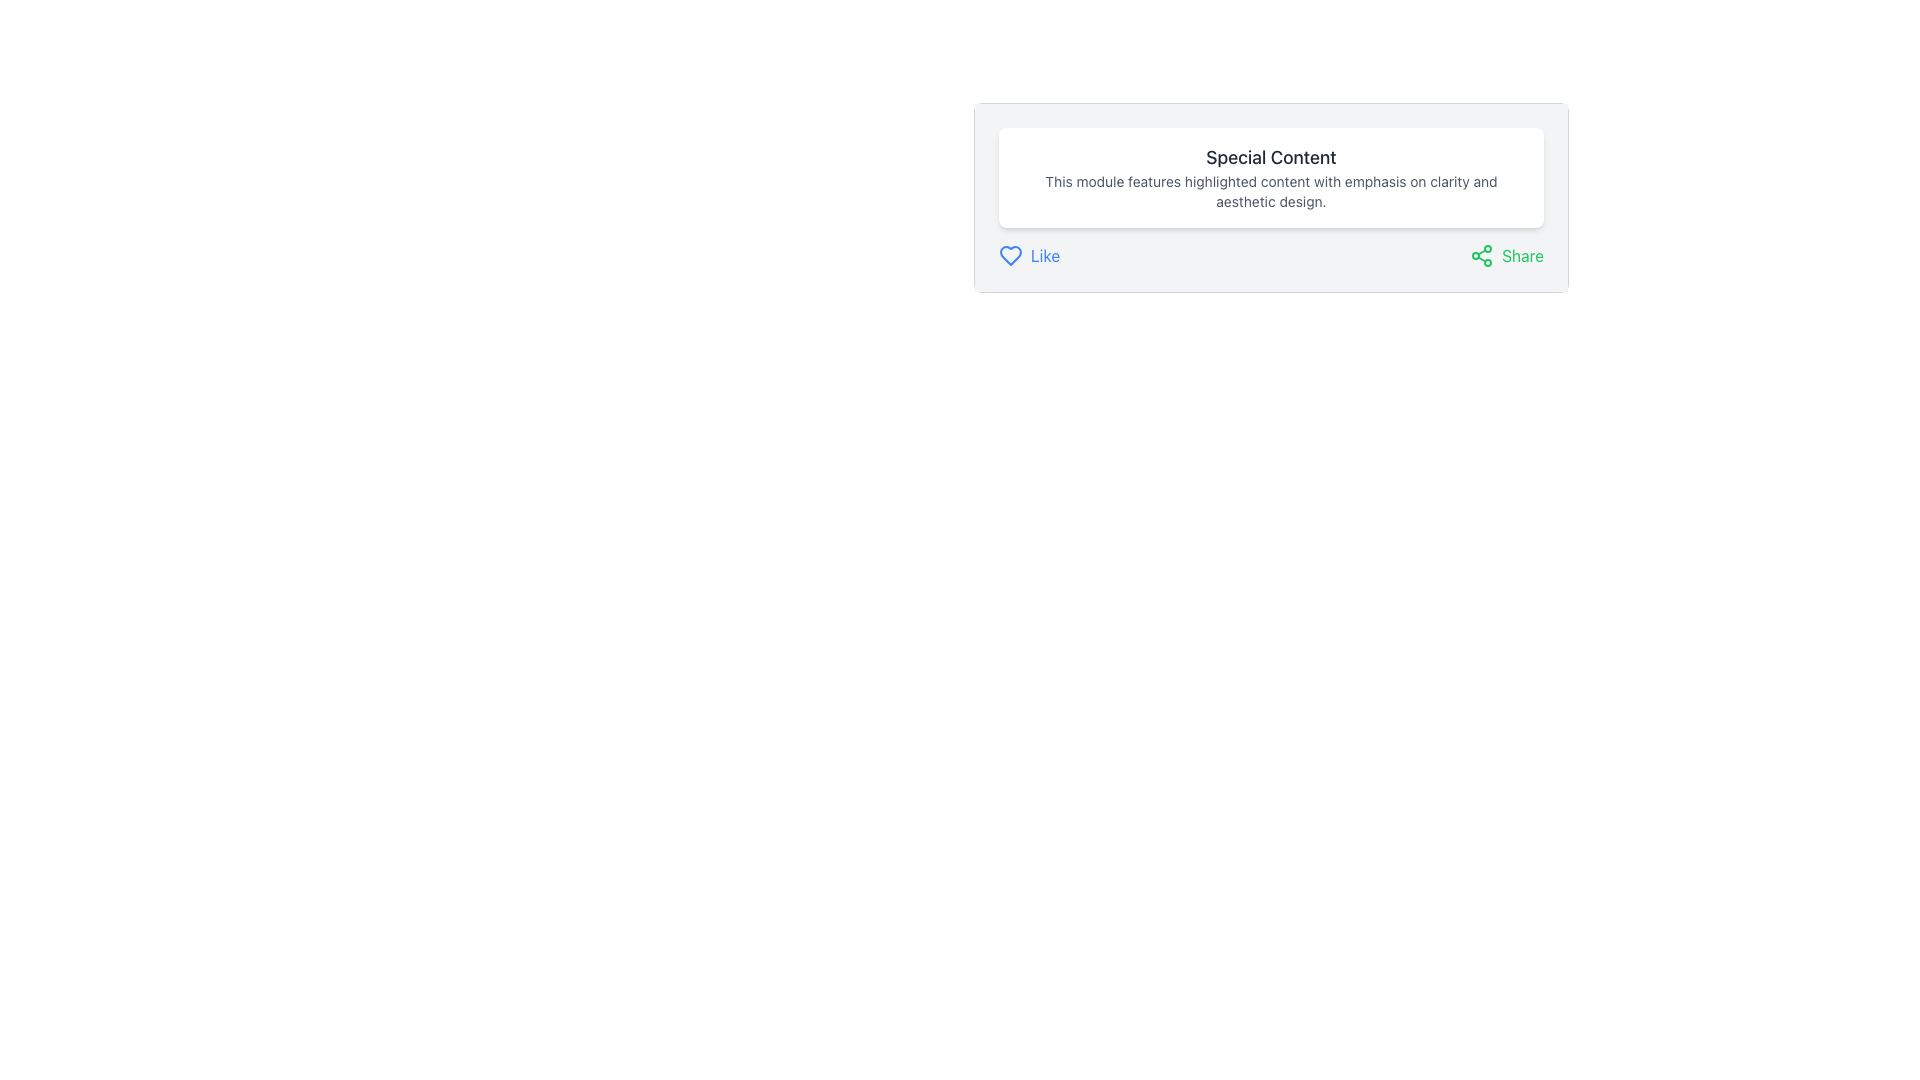 This screenshot has height=1080, width=1920. What do you see at coordinates (1270, 157) in the screenshot?
I see `the text label displaying 'Special Content' to observe any potential effects` at bounding box center [1270, 157].